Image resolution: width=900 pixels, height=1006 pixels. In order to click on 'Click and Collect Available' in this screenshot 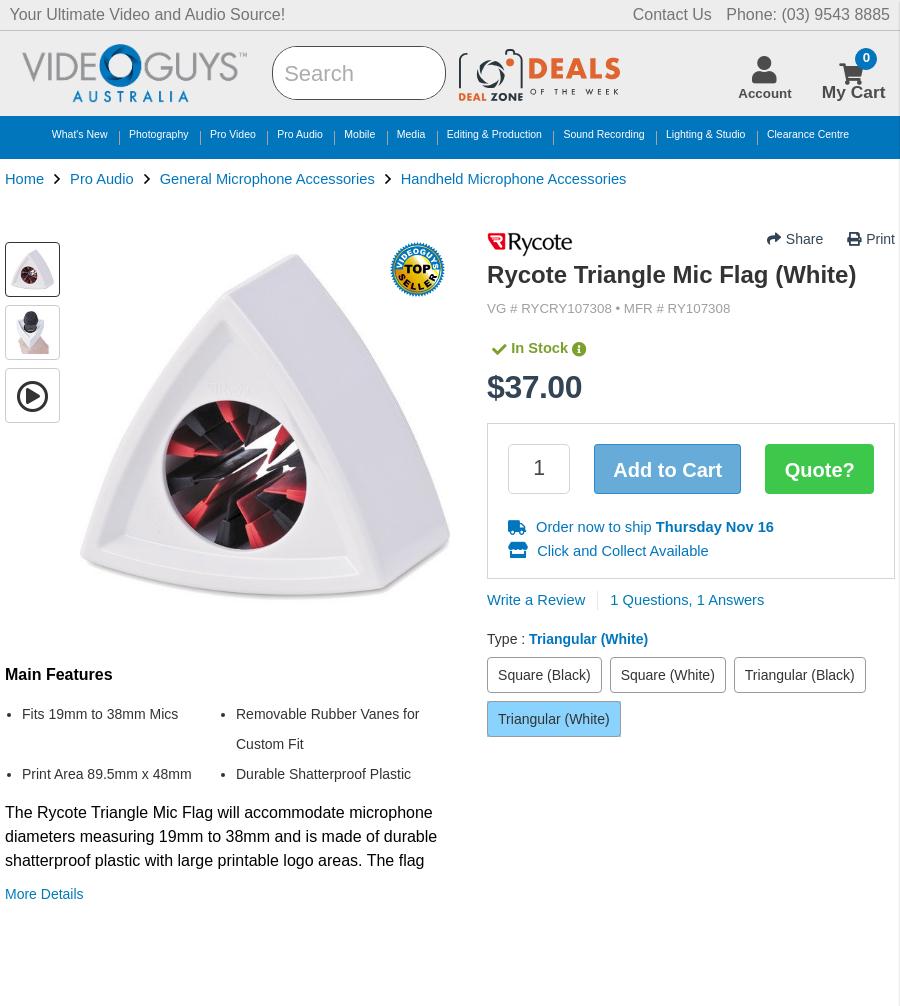, I will do `click(620, 549)`.